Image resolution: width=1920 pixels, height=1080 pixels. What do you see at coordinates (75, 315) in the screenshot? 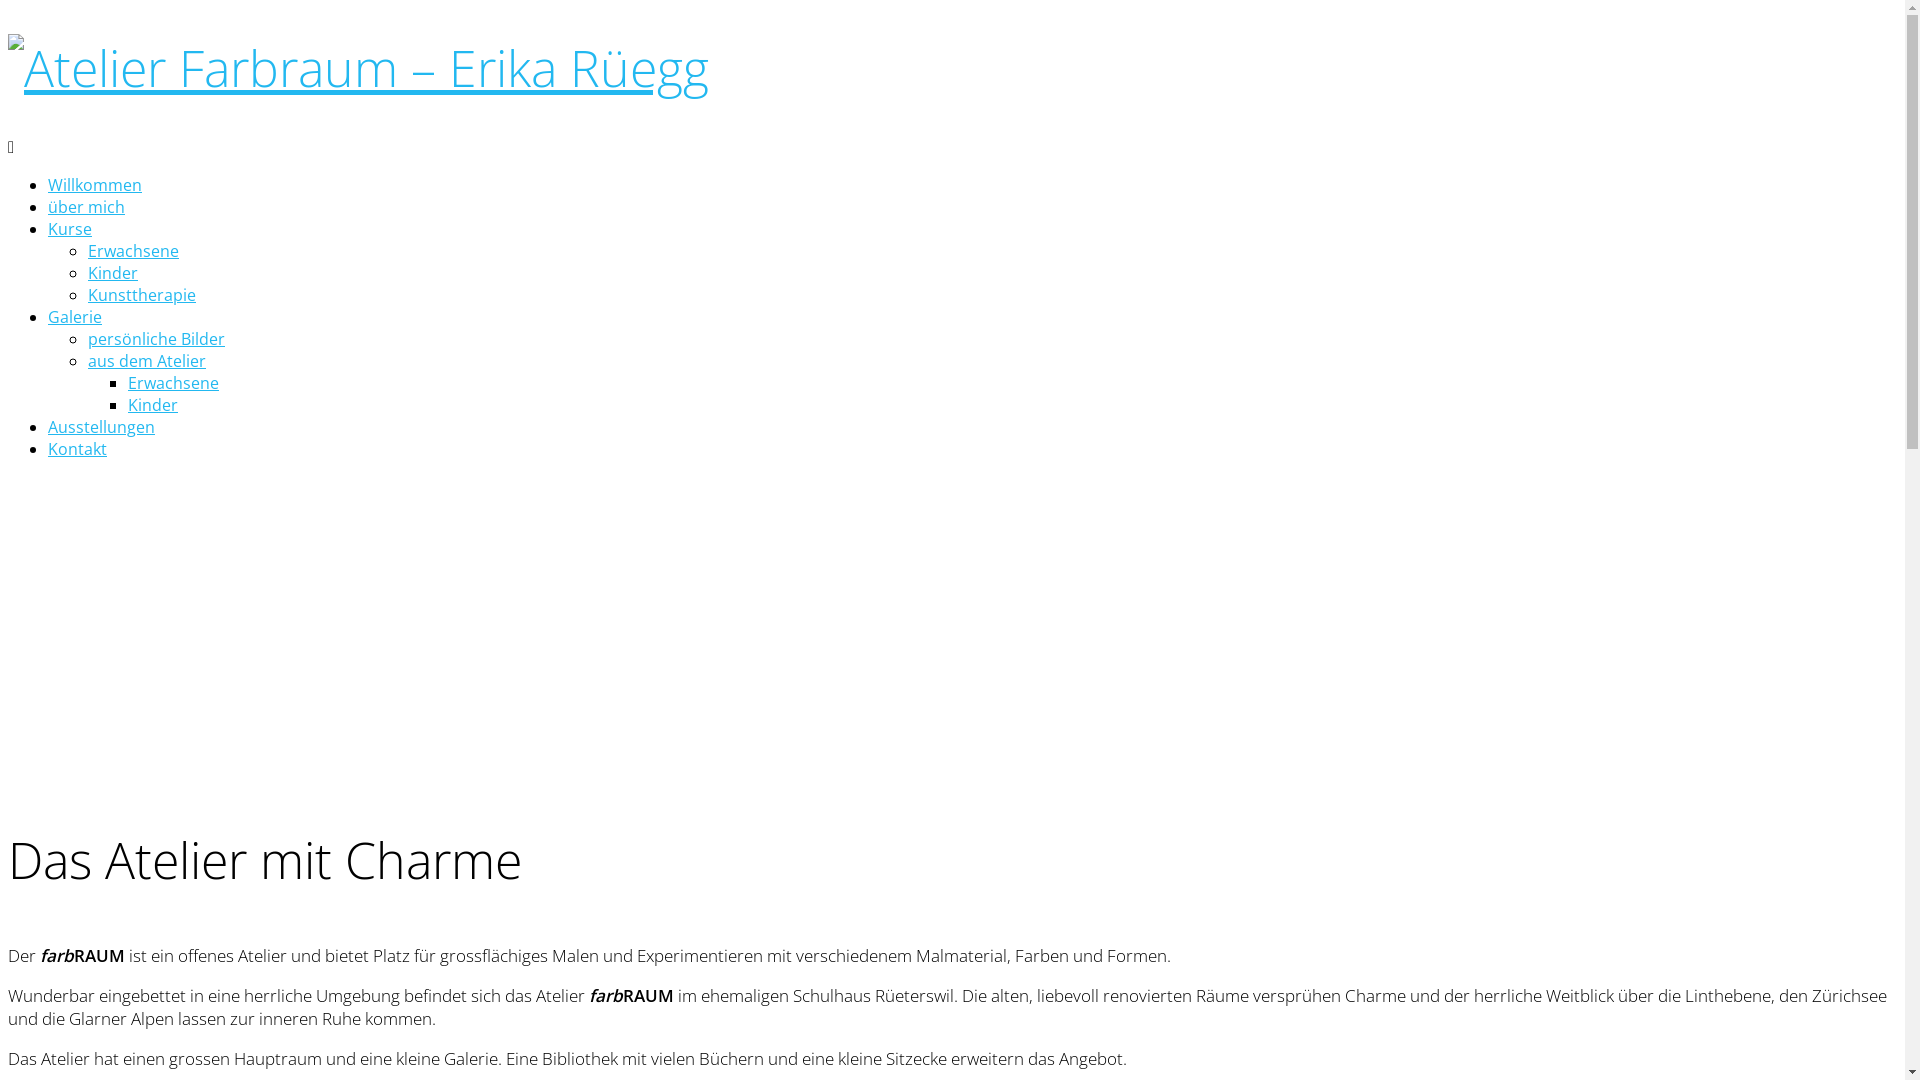
I see `'Galerie'` at bounding box center [75, 315].